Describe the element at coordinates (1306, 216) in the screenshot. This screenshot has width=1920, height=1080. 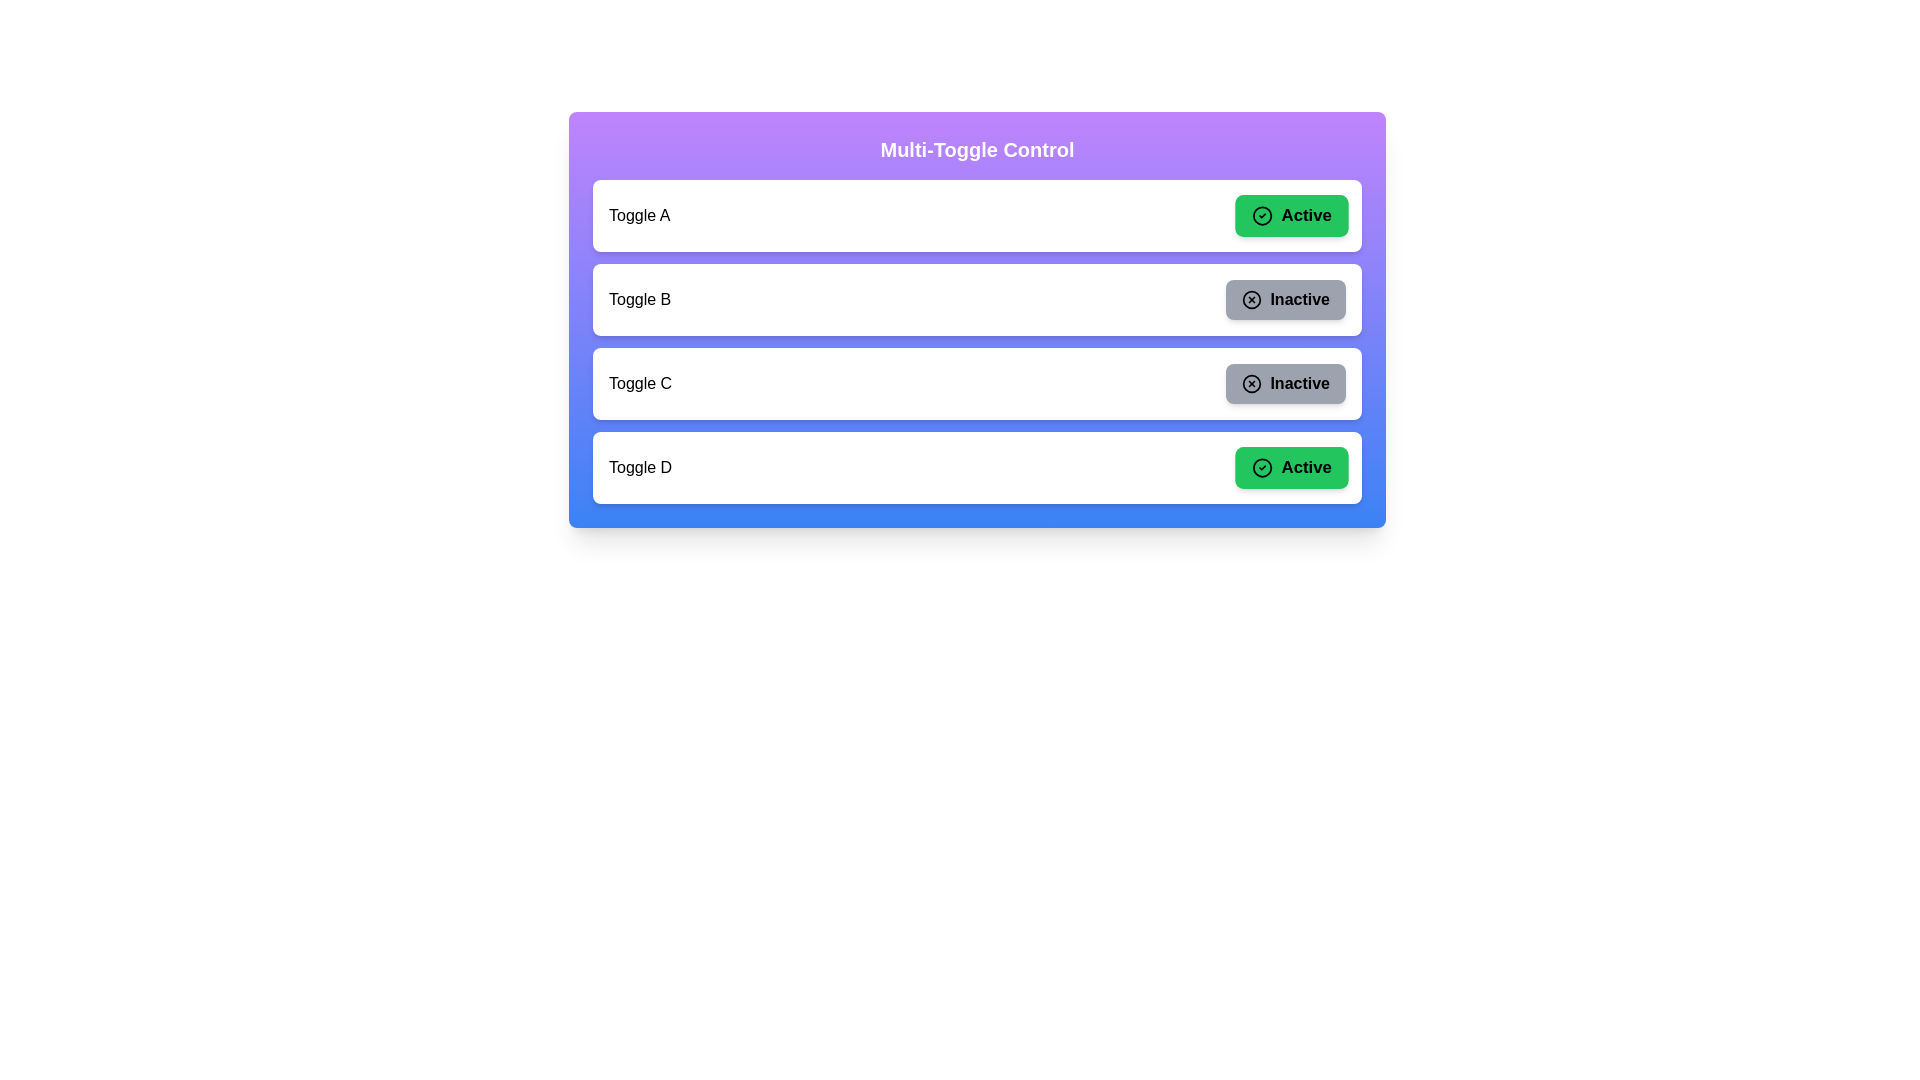
I see `the text label displaying 'Active' in bold black font, which is located inside a green button at the right end of the 'Toggle A' row` at that location.